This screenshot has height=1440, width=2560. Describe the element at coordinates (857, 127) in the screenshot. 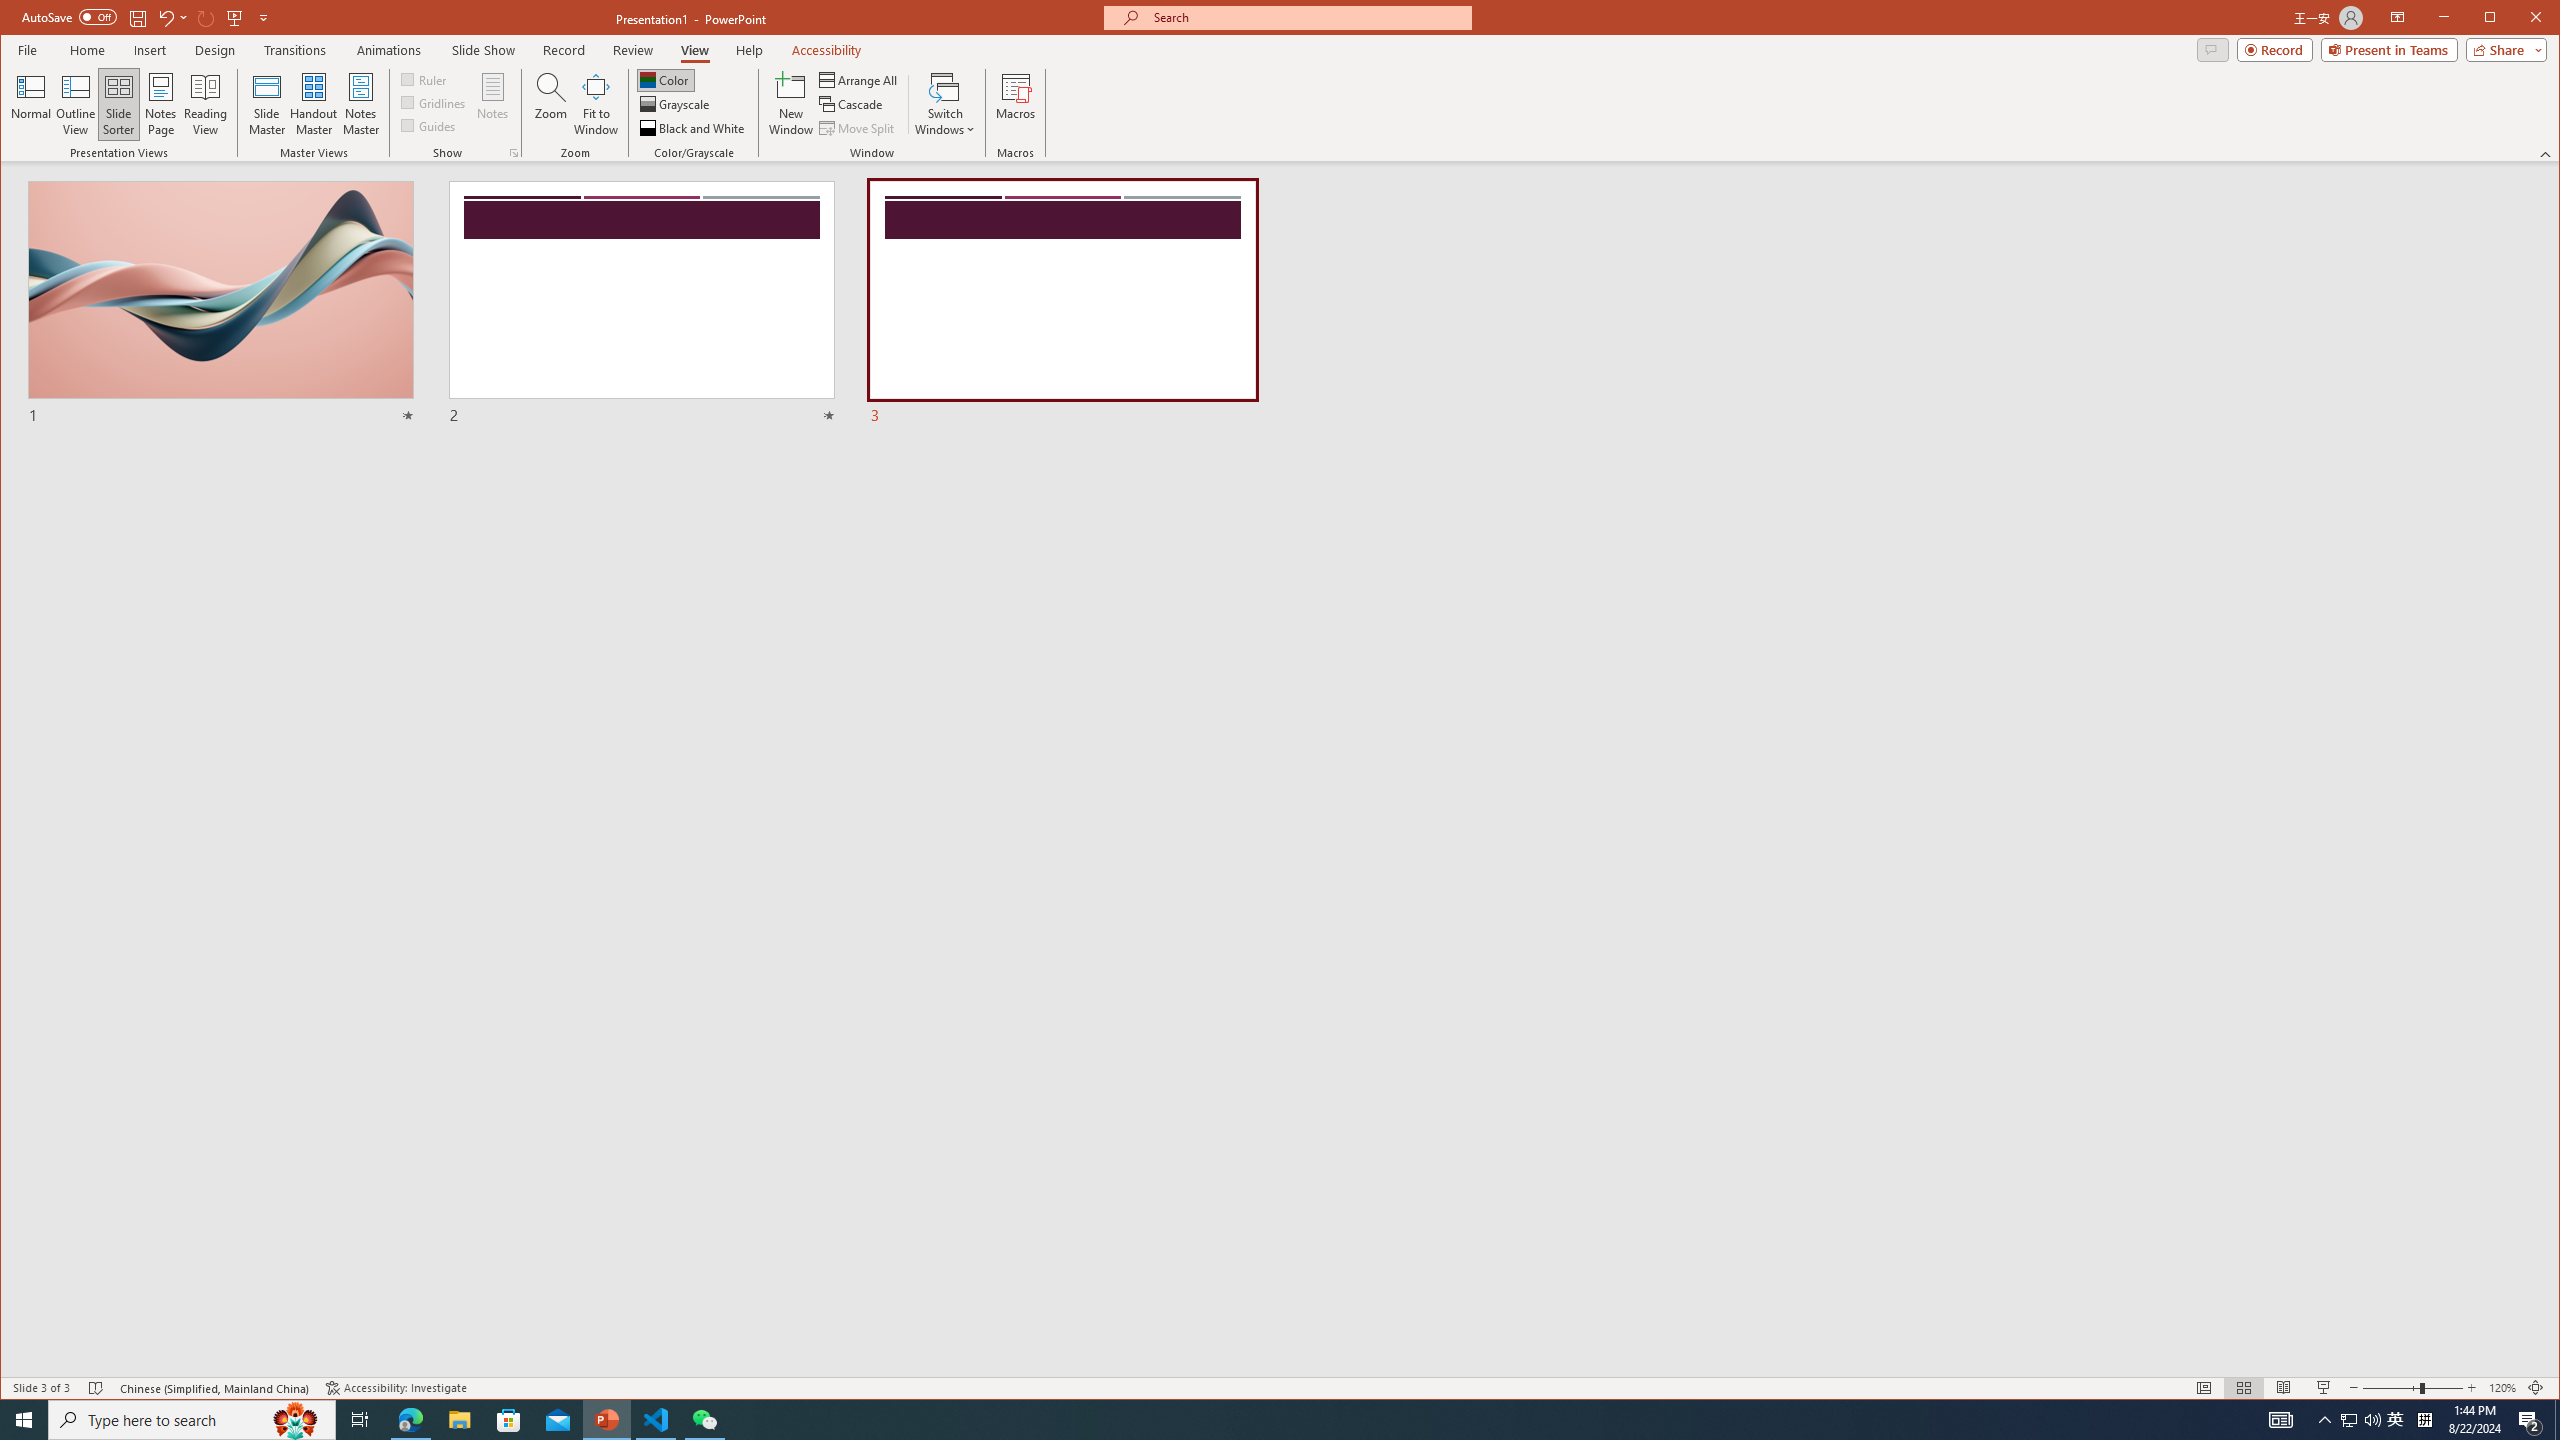

I see `'Move Split'` at that location.